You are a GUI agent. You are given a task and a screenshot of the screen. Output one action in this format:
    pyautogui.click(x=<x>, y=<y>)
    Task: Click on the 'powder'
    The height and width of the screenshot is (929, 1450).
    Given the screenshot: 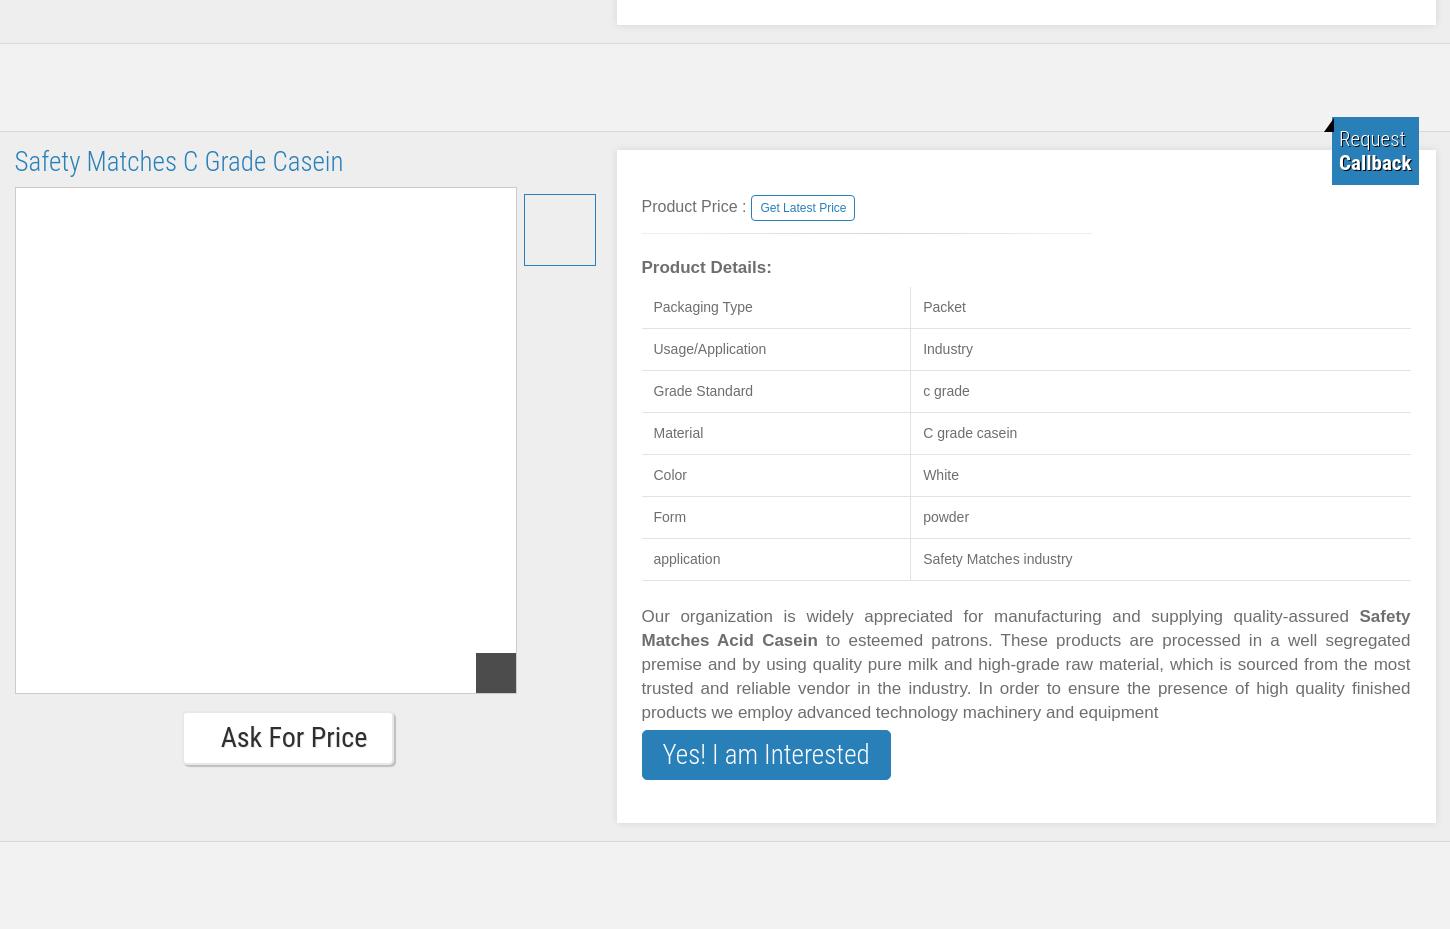 What is the action you would take?
    pyautogui.click(x=944, y=516)
    